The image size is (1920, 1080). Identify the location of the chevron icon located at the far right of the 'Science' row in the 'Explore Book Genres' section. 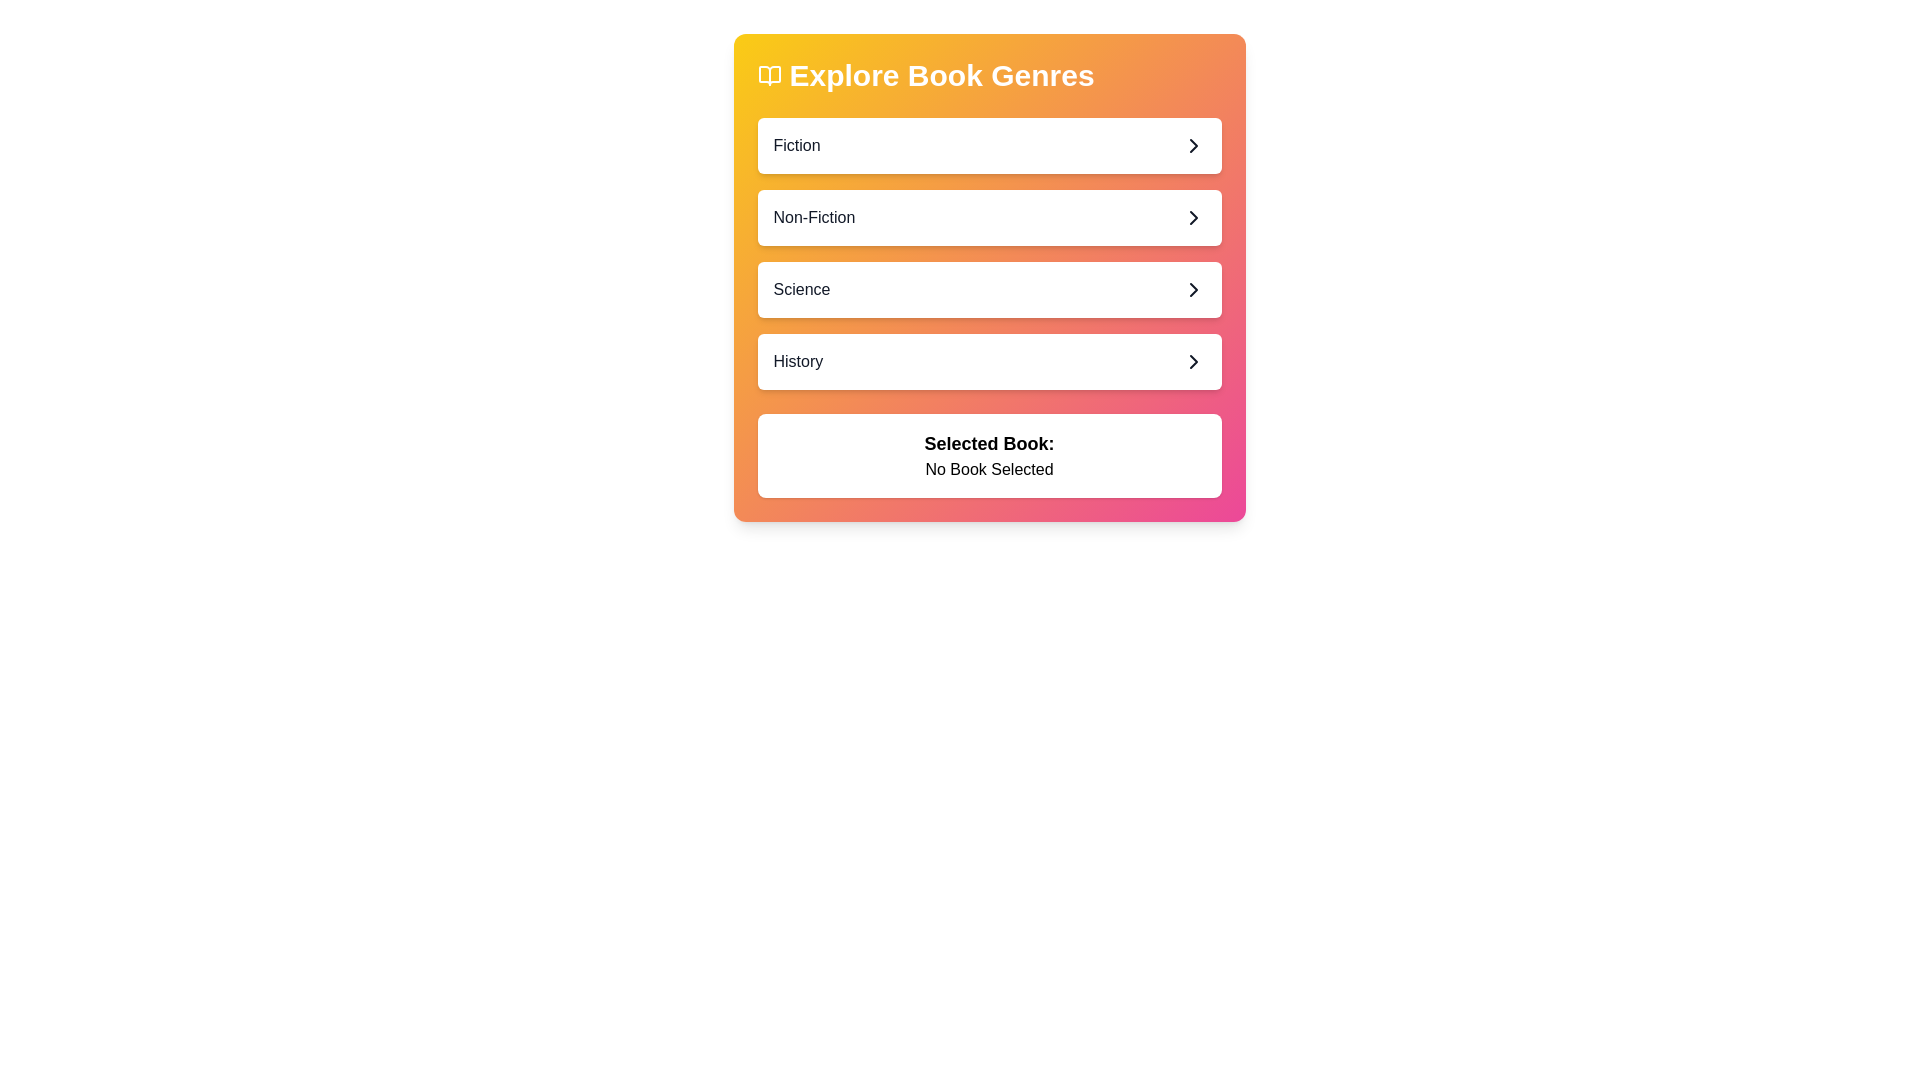
(1193, 289).